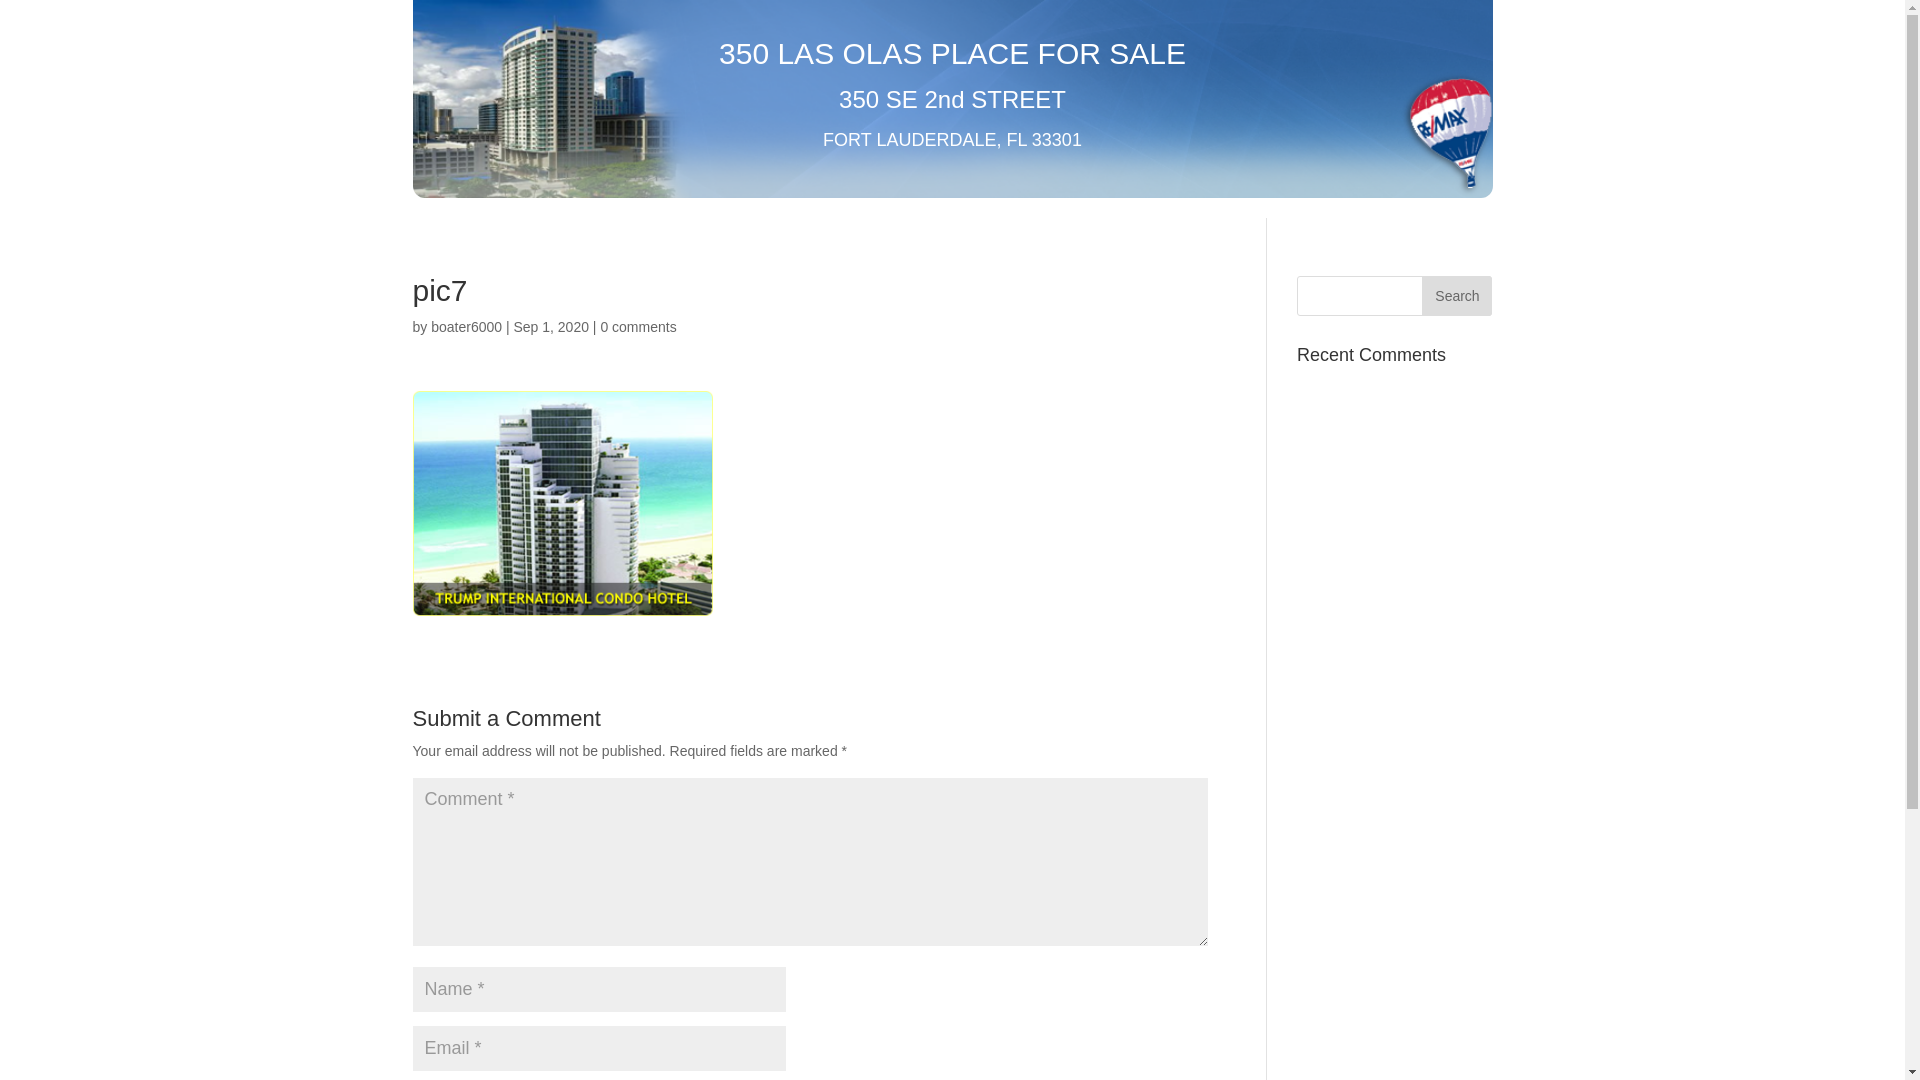 The image size is (1920, 1080). I want to click on 'Search', so click(1457, 296).